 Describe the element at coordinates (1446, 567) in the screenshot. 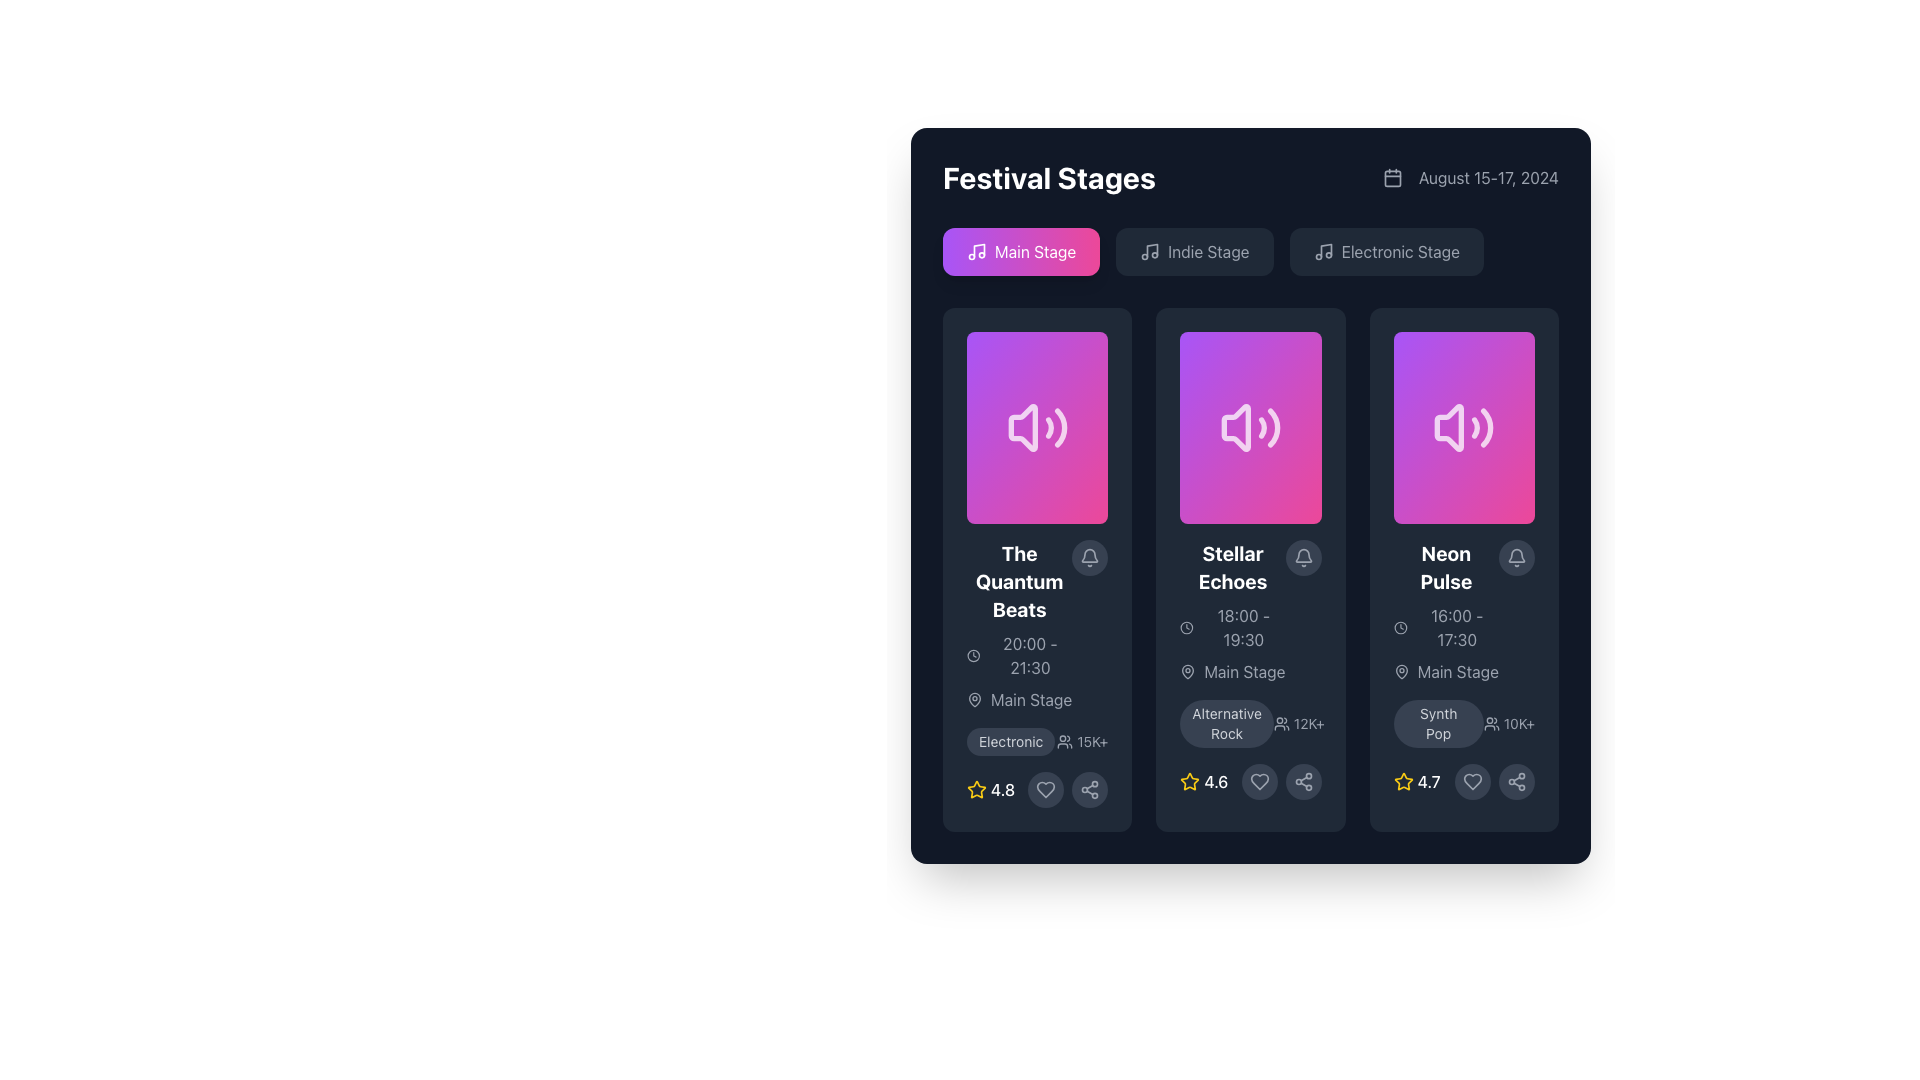

I see `the bold white text label reading 'Neon Pulse'` at that location.